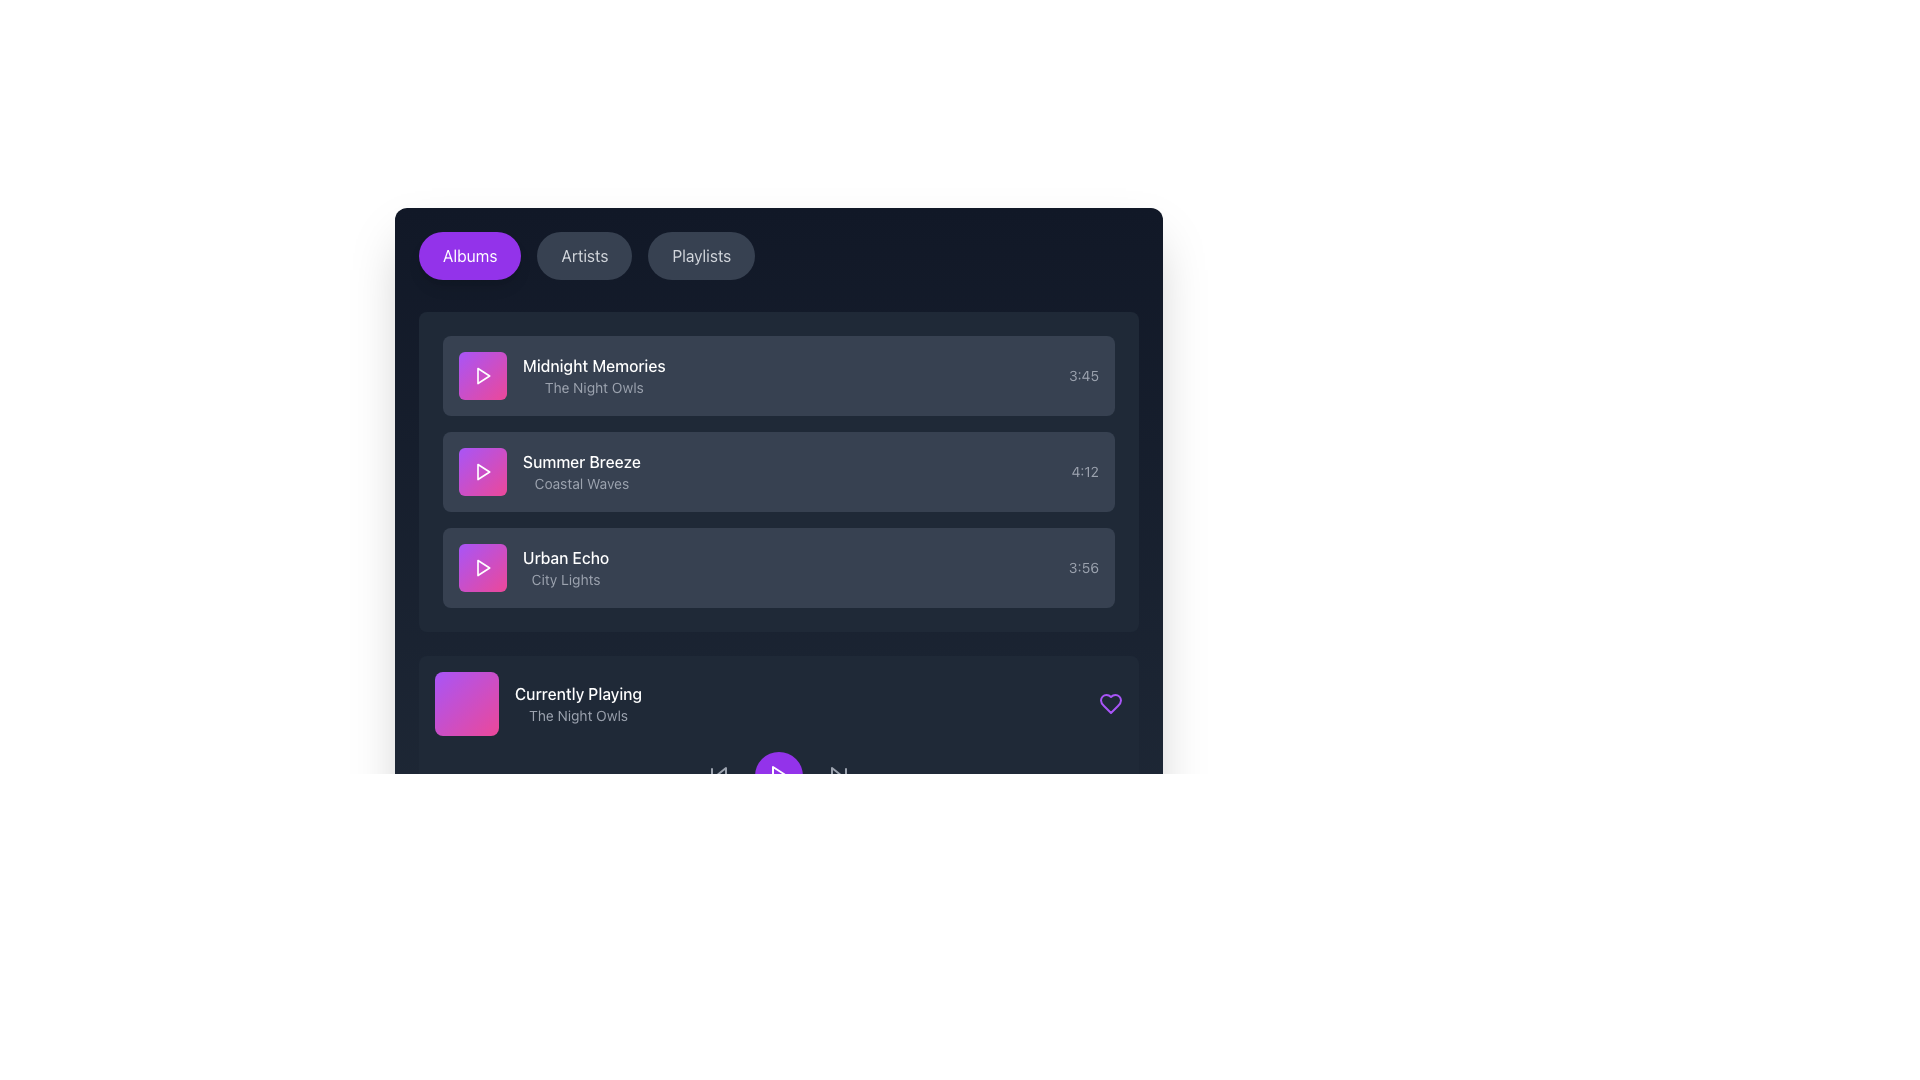  Describe the element at coordinates (701, 254) in the screenshot. I see `the 'Playlists' button, which is a horizontally-elongated button with rounded edges and a dark gray background` at that location.